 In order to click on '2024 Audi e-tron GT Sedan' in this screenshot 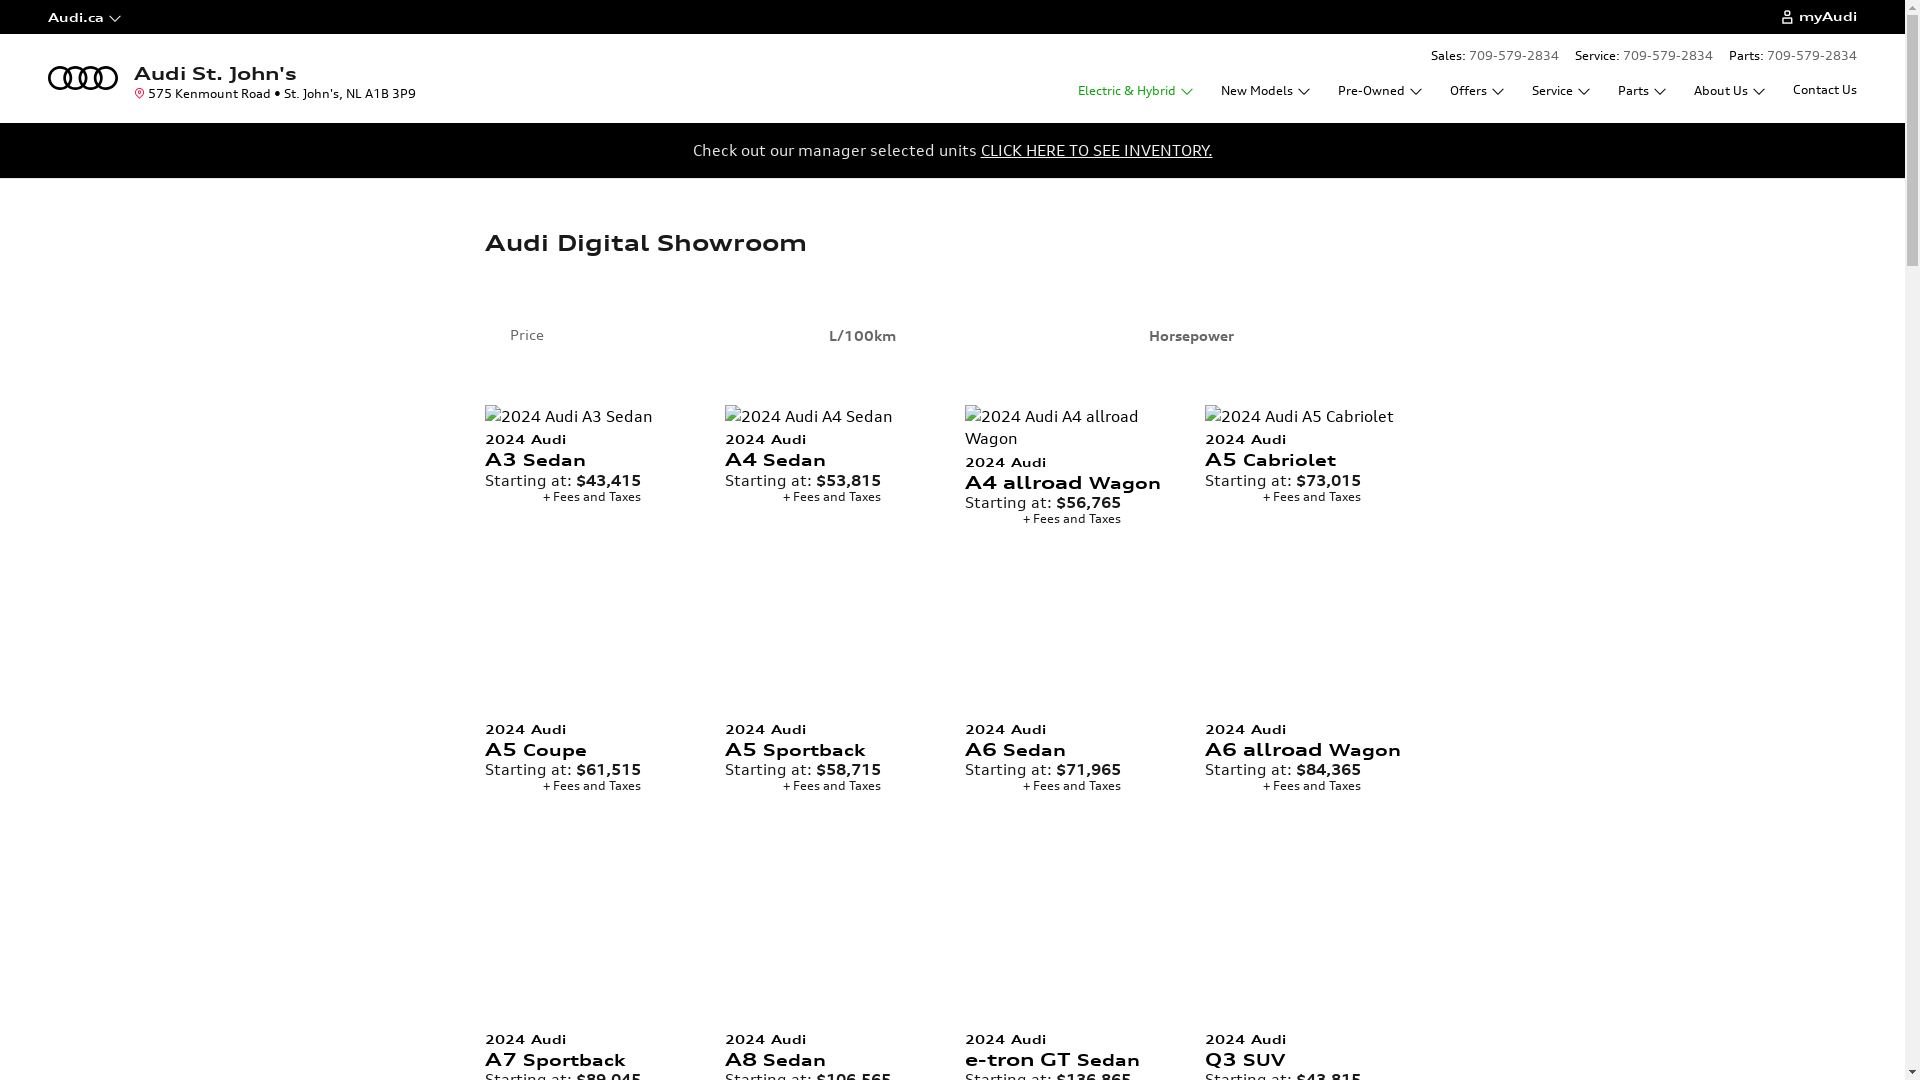, I will do `click(964, 1046)`.